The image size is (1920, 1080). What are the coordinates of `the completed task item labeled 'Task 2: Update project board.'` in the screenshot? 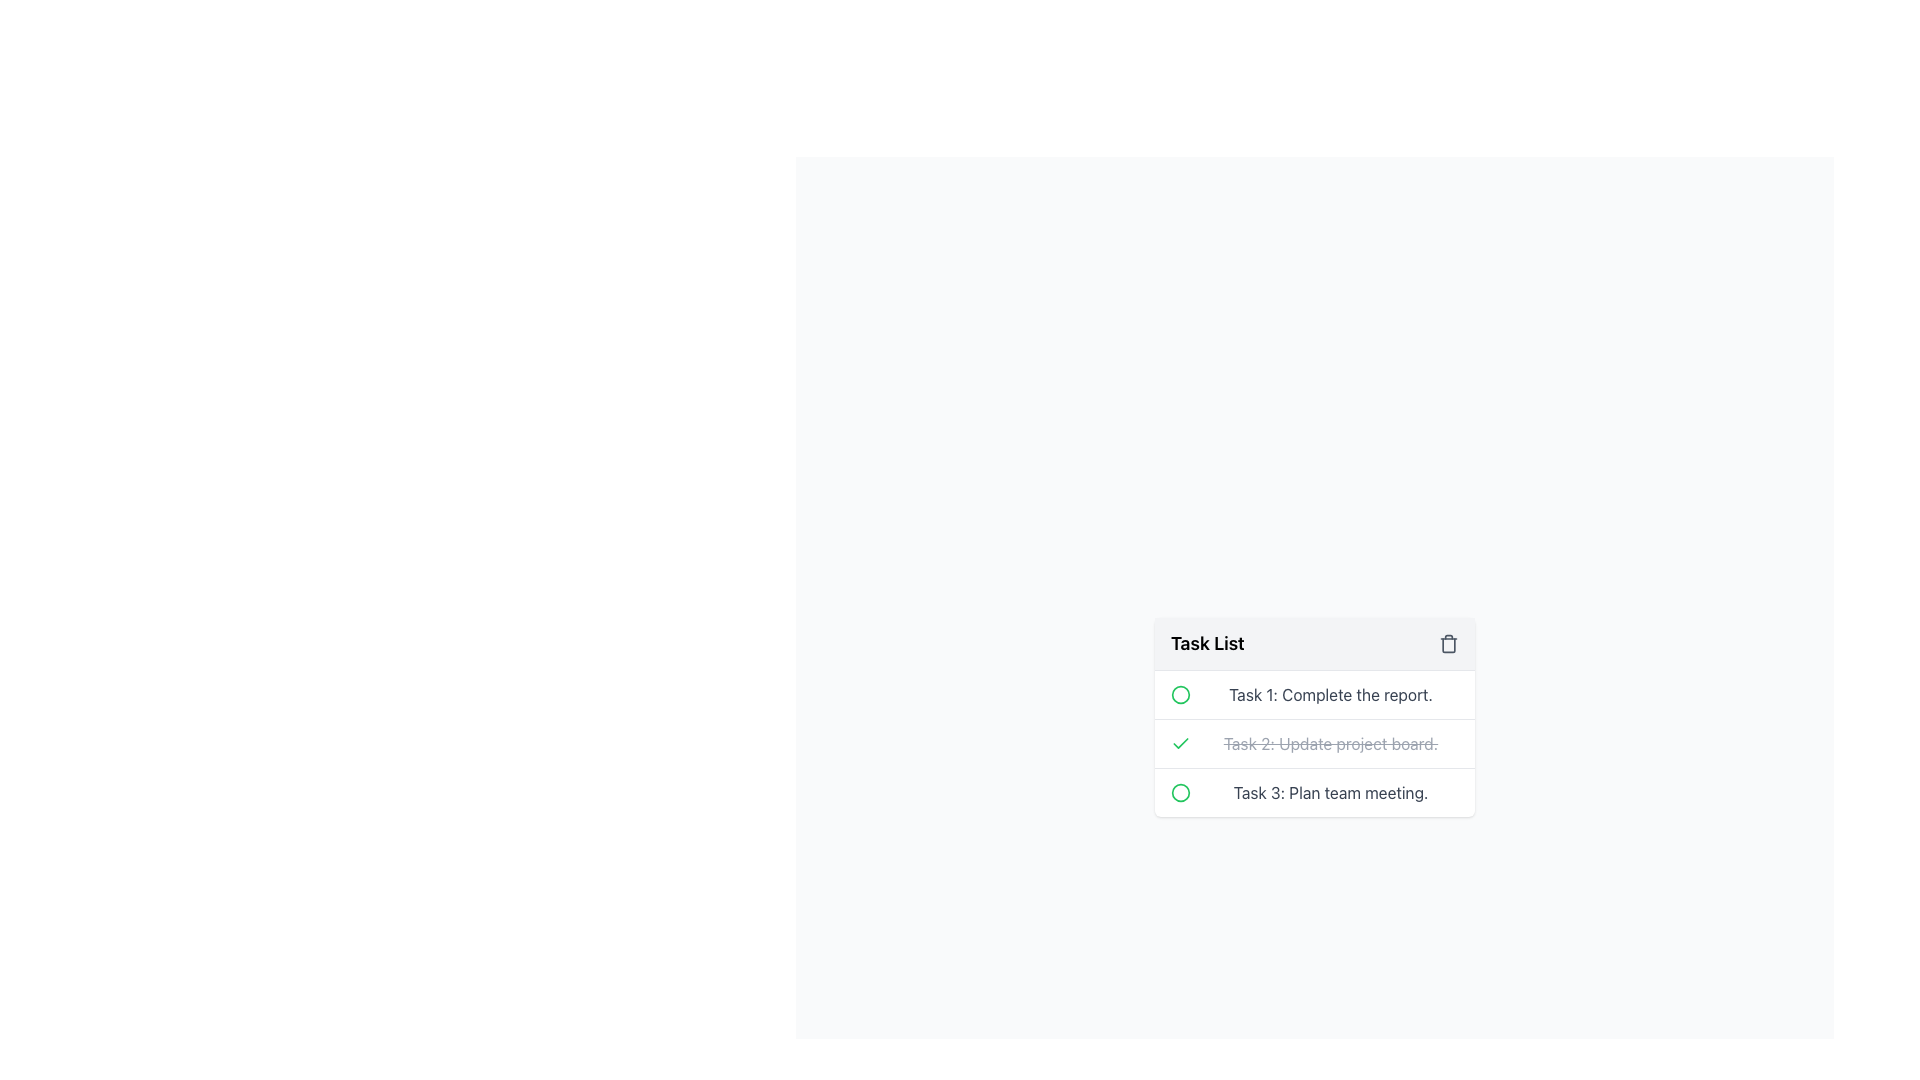 It's located at (1315, 743).